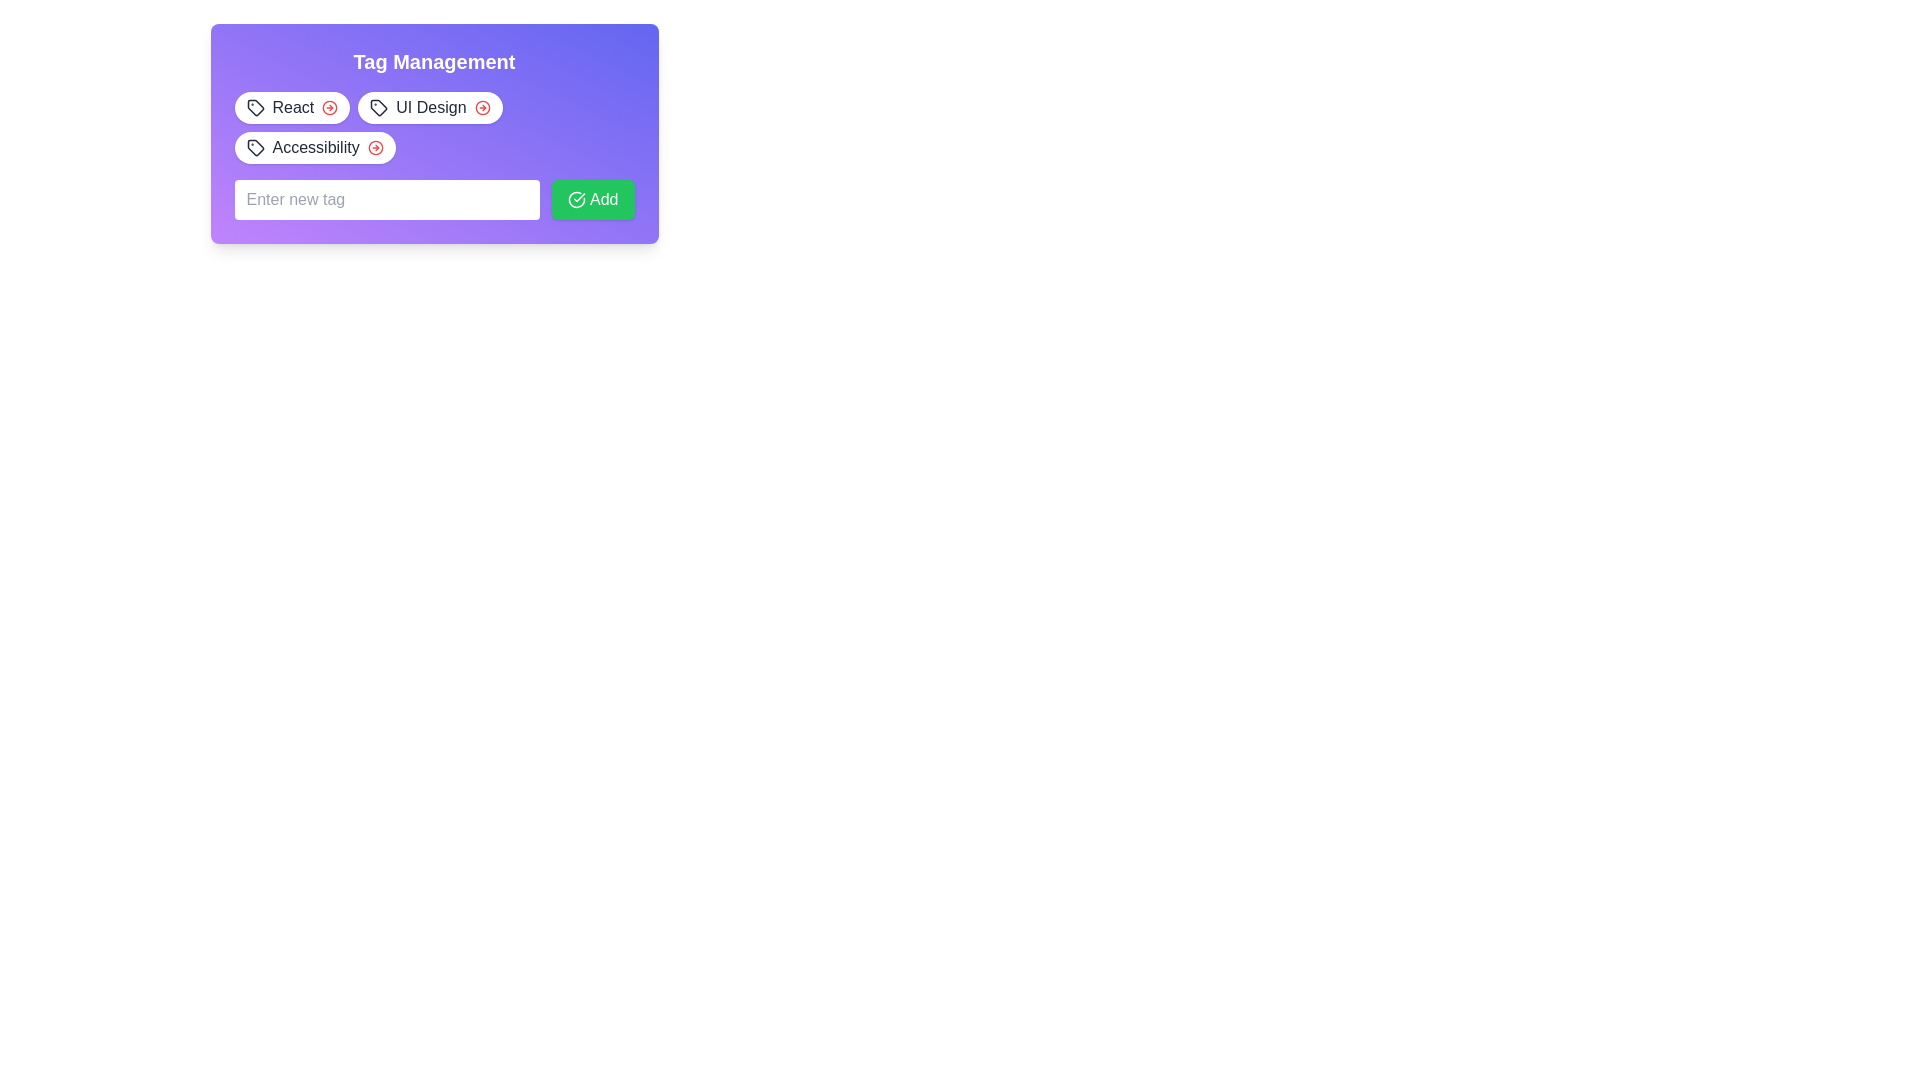 This screenshot has width=1920, height=1080. I want to click on the Decorative graphical tag icon representing the 'React' tag, which is located near the top left of the tag management box, to the left of the 'React' label text, so click(254, 108).